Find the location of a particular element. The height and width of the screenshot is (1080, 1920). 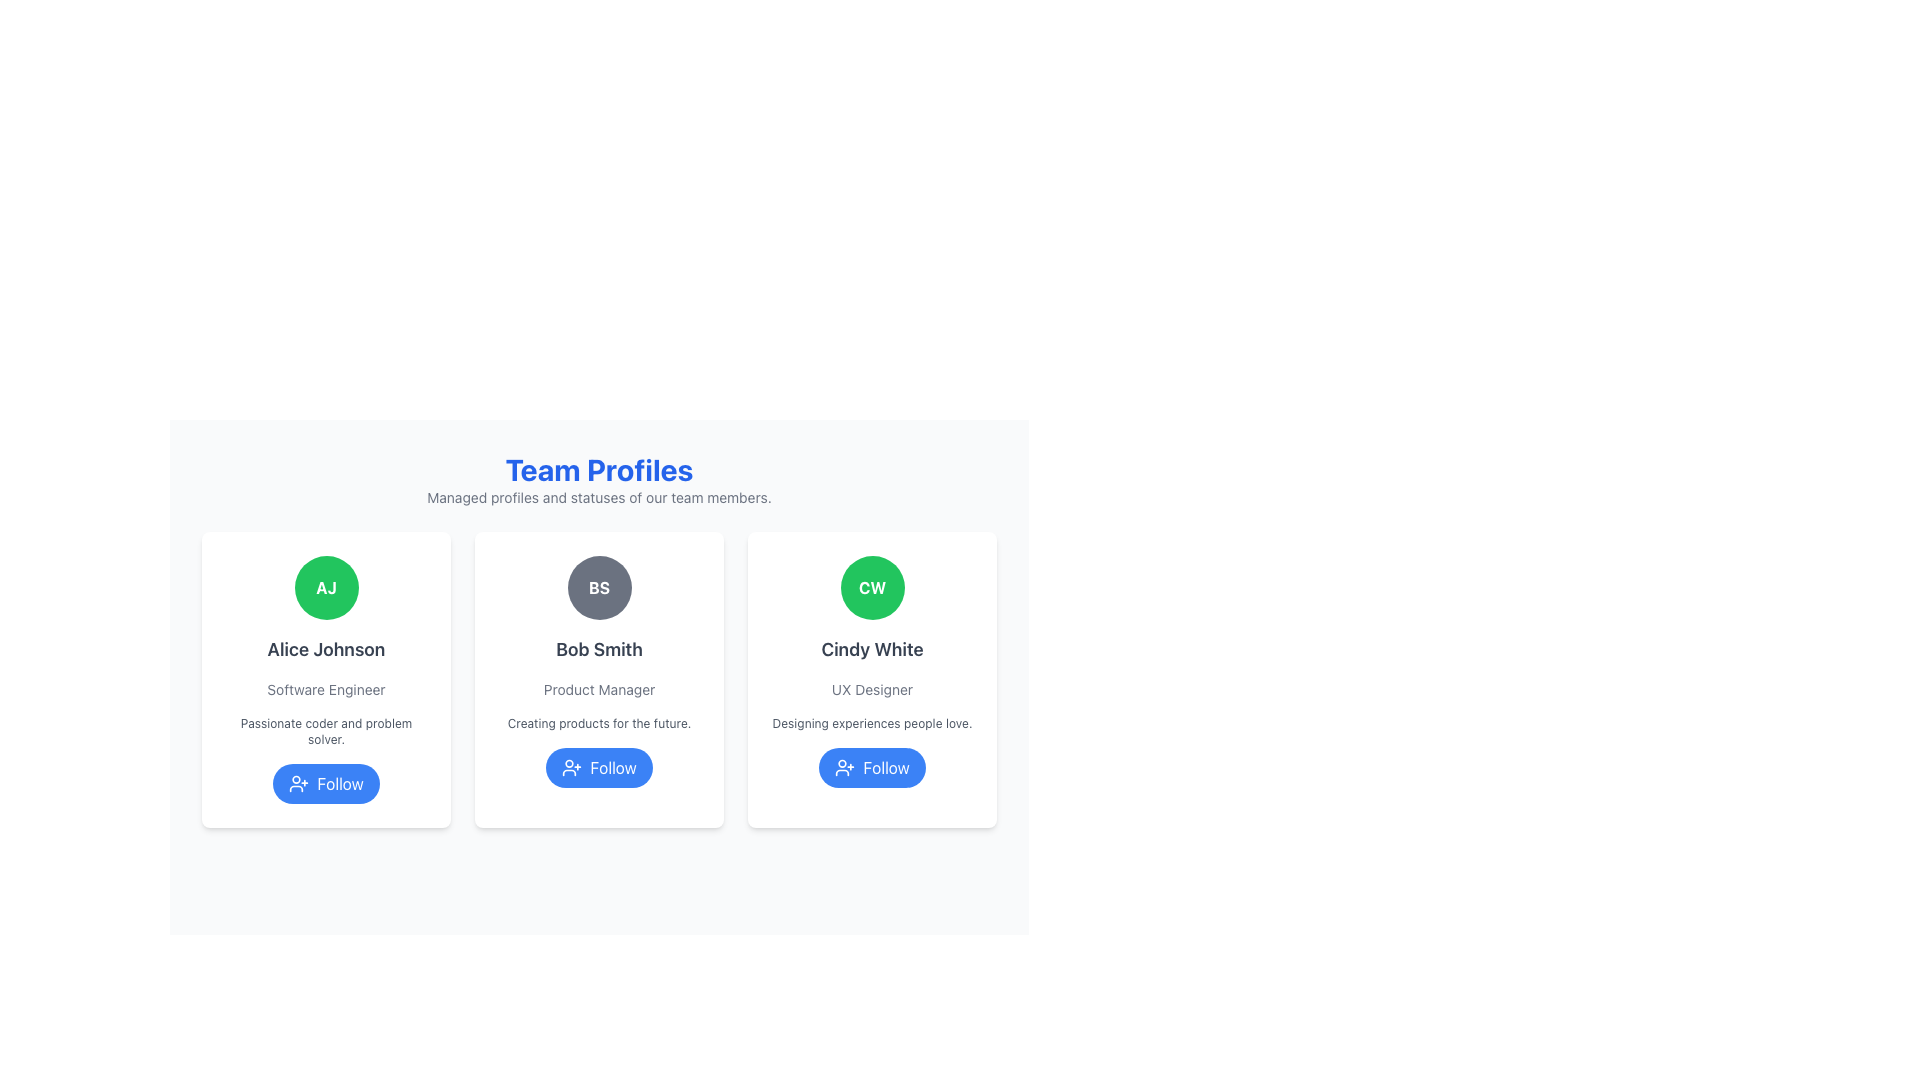

the user-plus icon located to the left of the 'Follow' text within the rounded blue button beneath the profile card for 'Alice Johnson' is located at coordinates (298, 782).